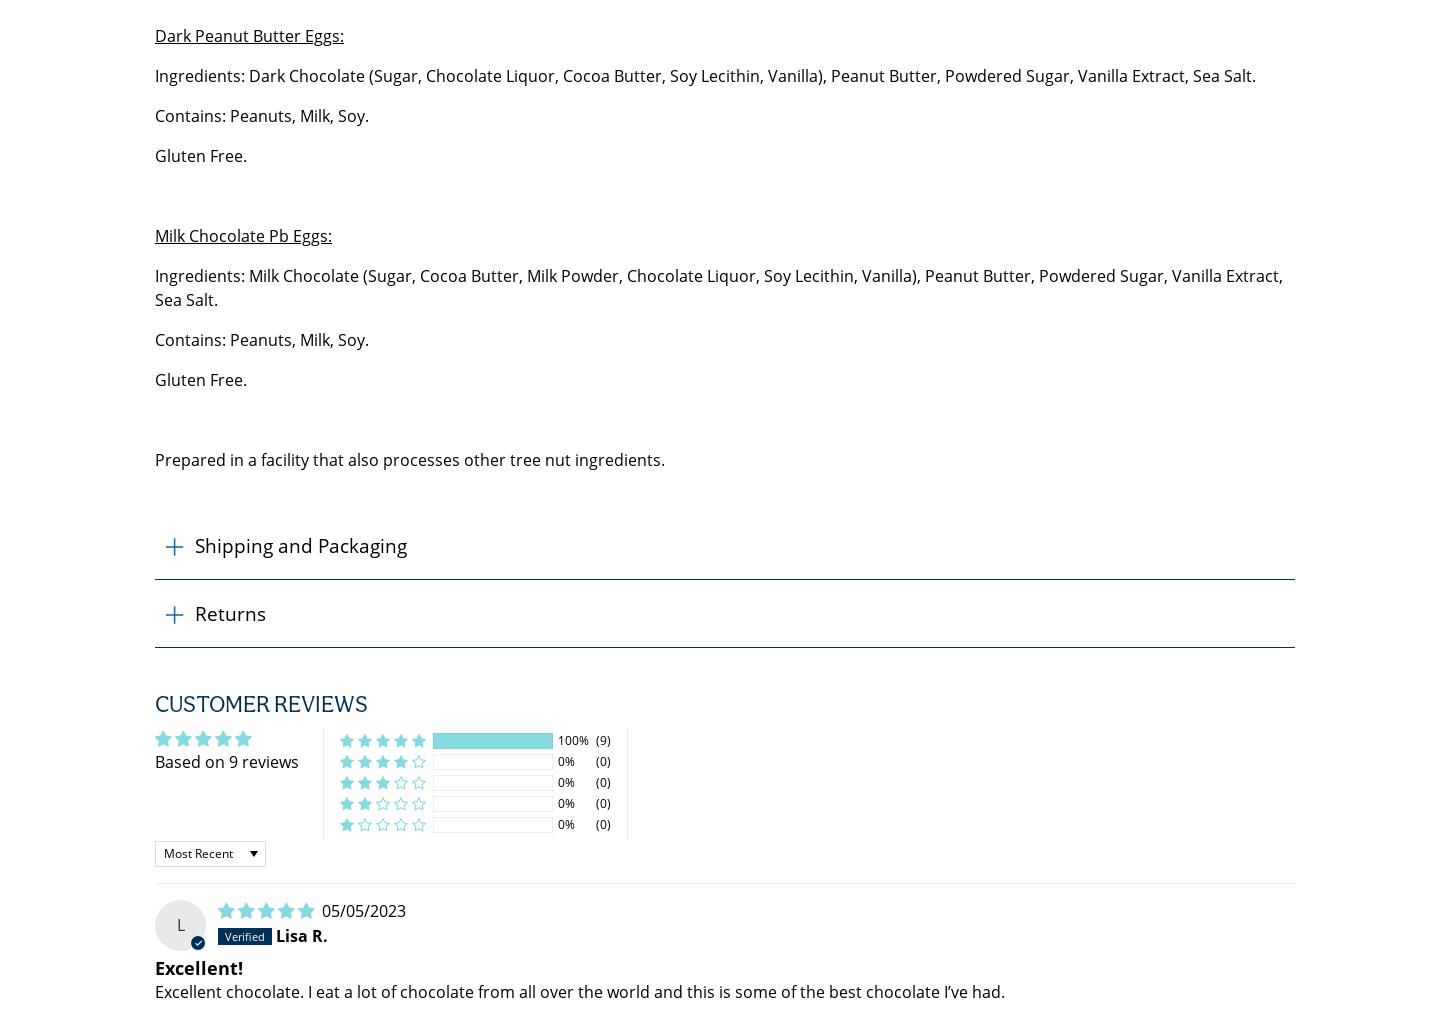 The image size is (1450, 1009). Describe the element at coordinates (603, 739) in the screenshot. I see `'(9)'` at that location.